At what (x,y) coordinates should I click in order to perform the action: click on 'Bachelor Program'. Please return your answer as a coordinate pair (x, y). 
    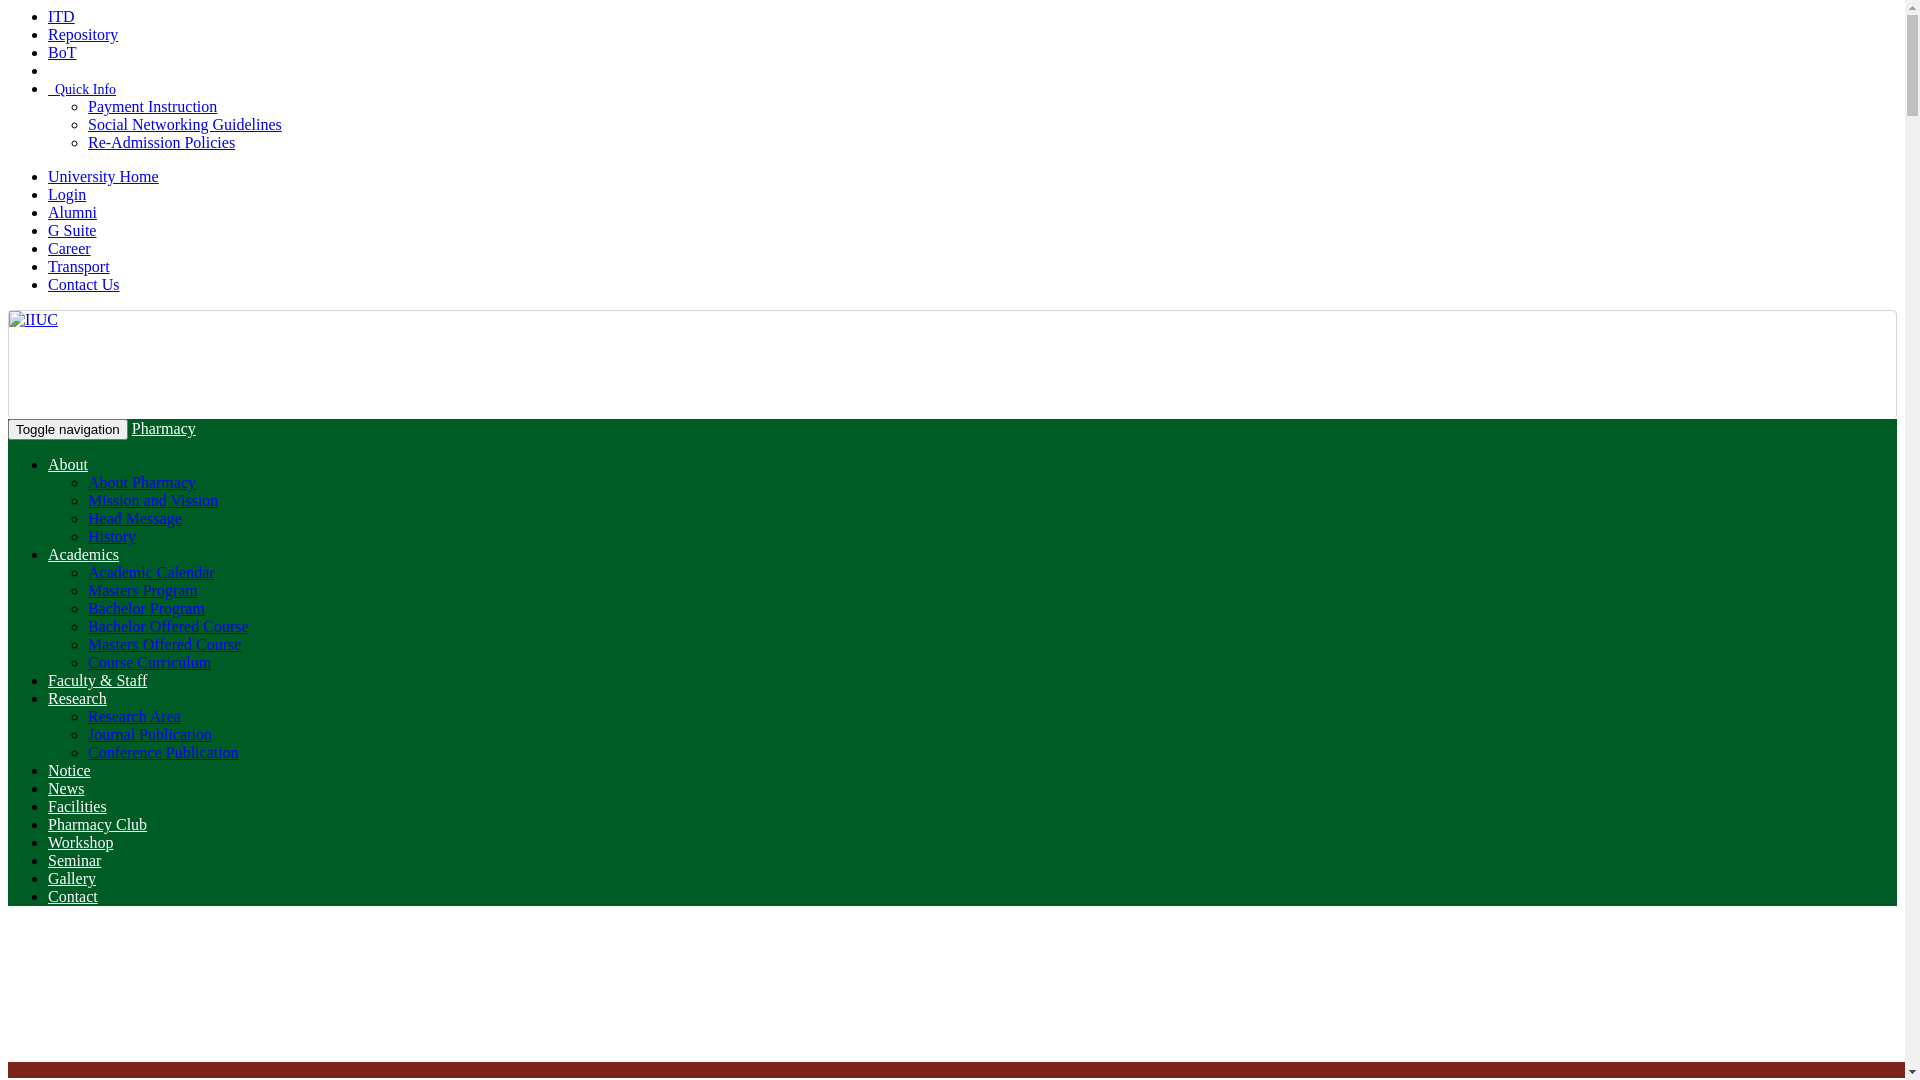
    Looking at the image, I should click on (145, 607).